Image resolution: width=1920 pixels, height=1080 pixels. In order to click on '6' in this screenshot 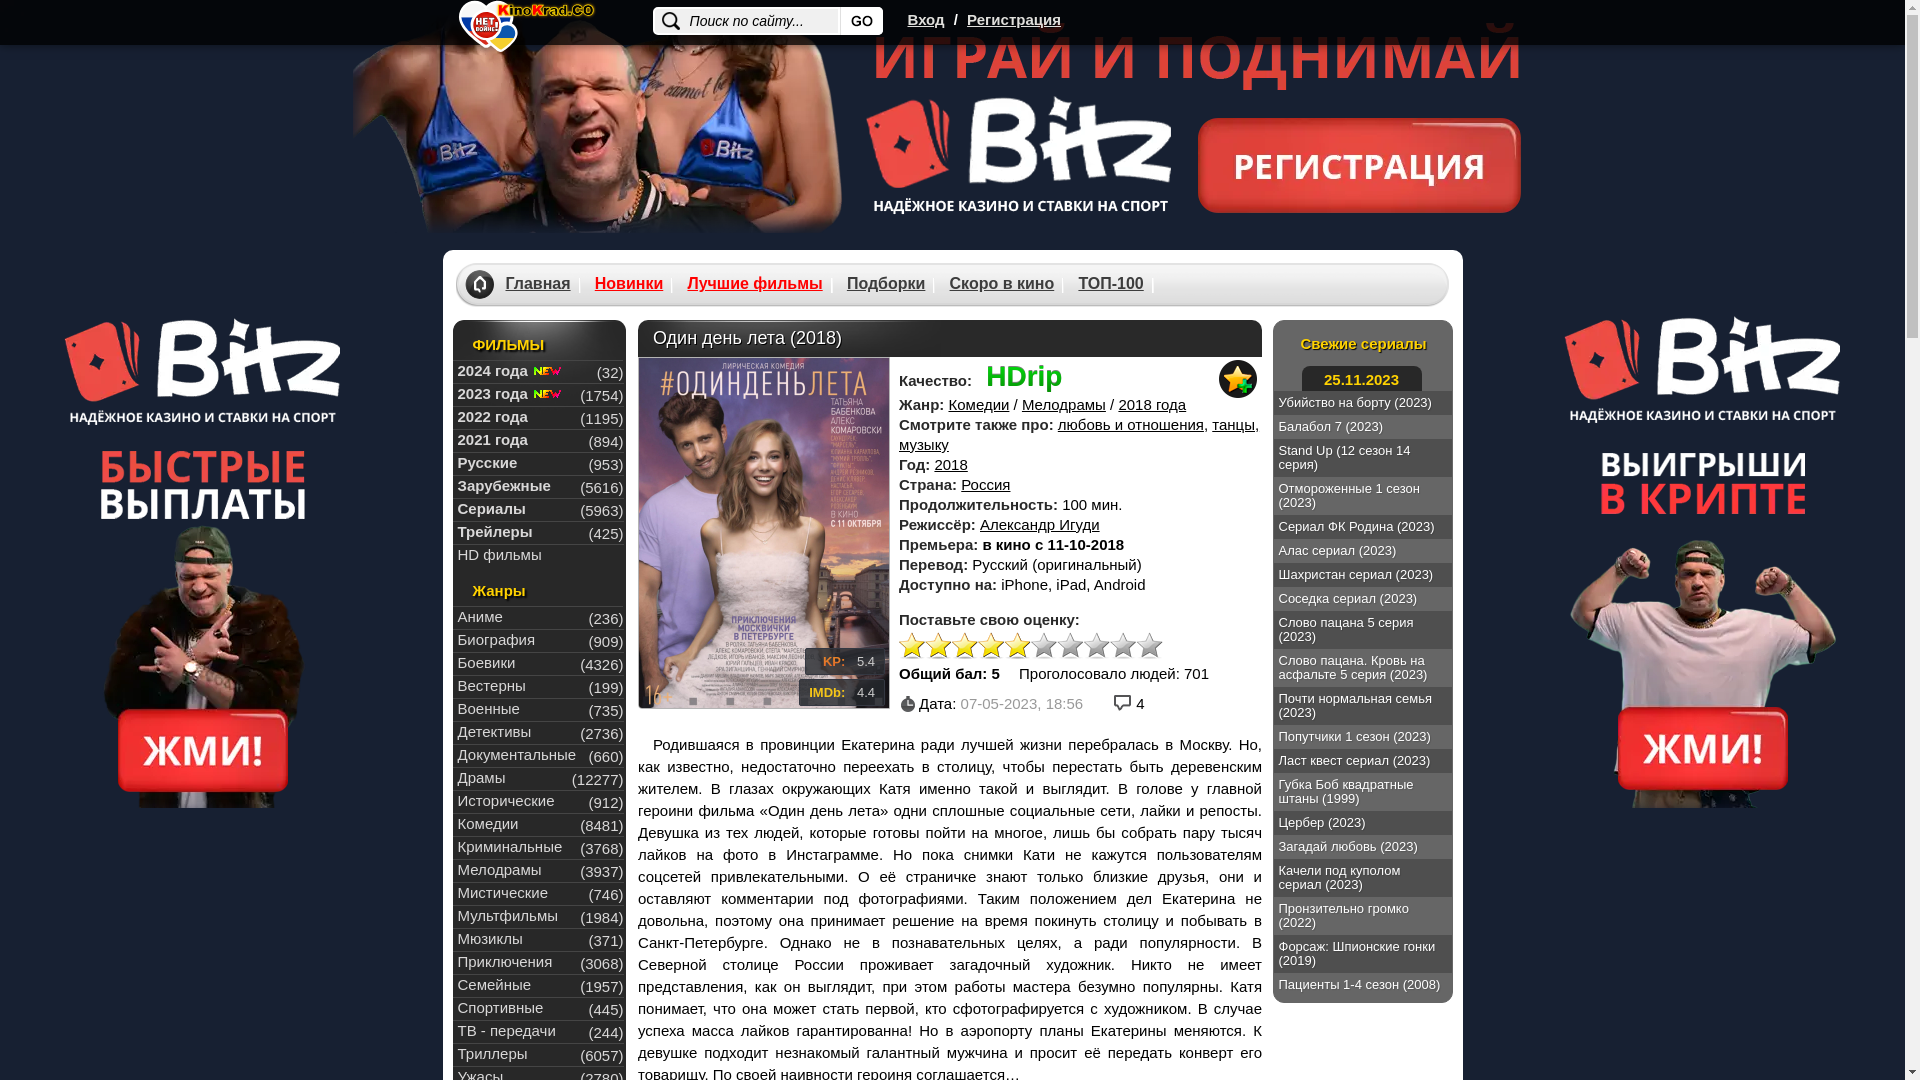, I will do `click(1042, 645)`.